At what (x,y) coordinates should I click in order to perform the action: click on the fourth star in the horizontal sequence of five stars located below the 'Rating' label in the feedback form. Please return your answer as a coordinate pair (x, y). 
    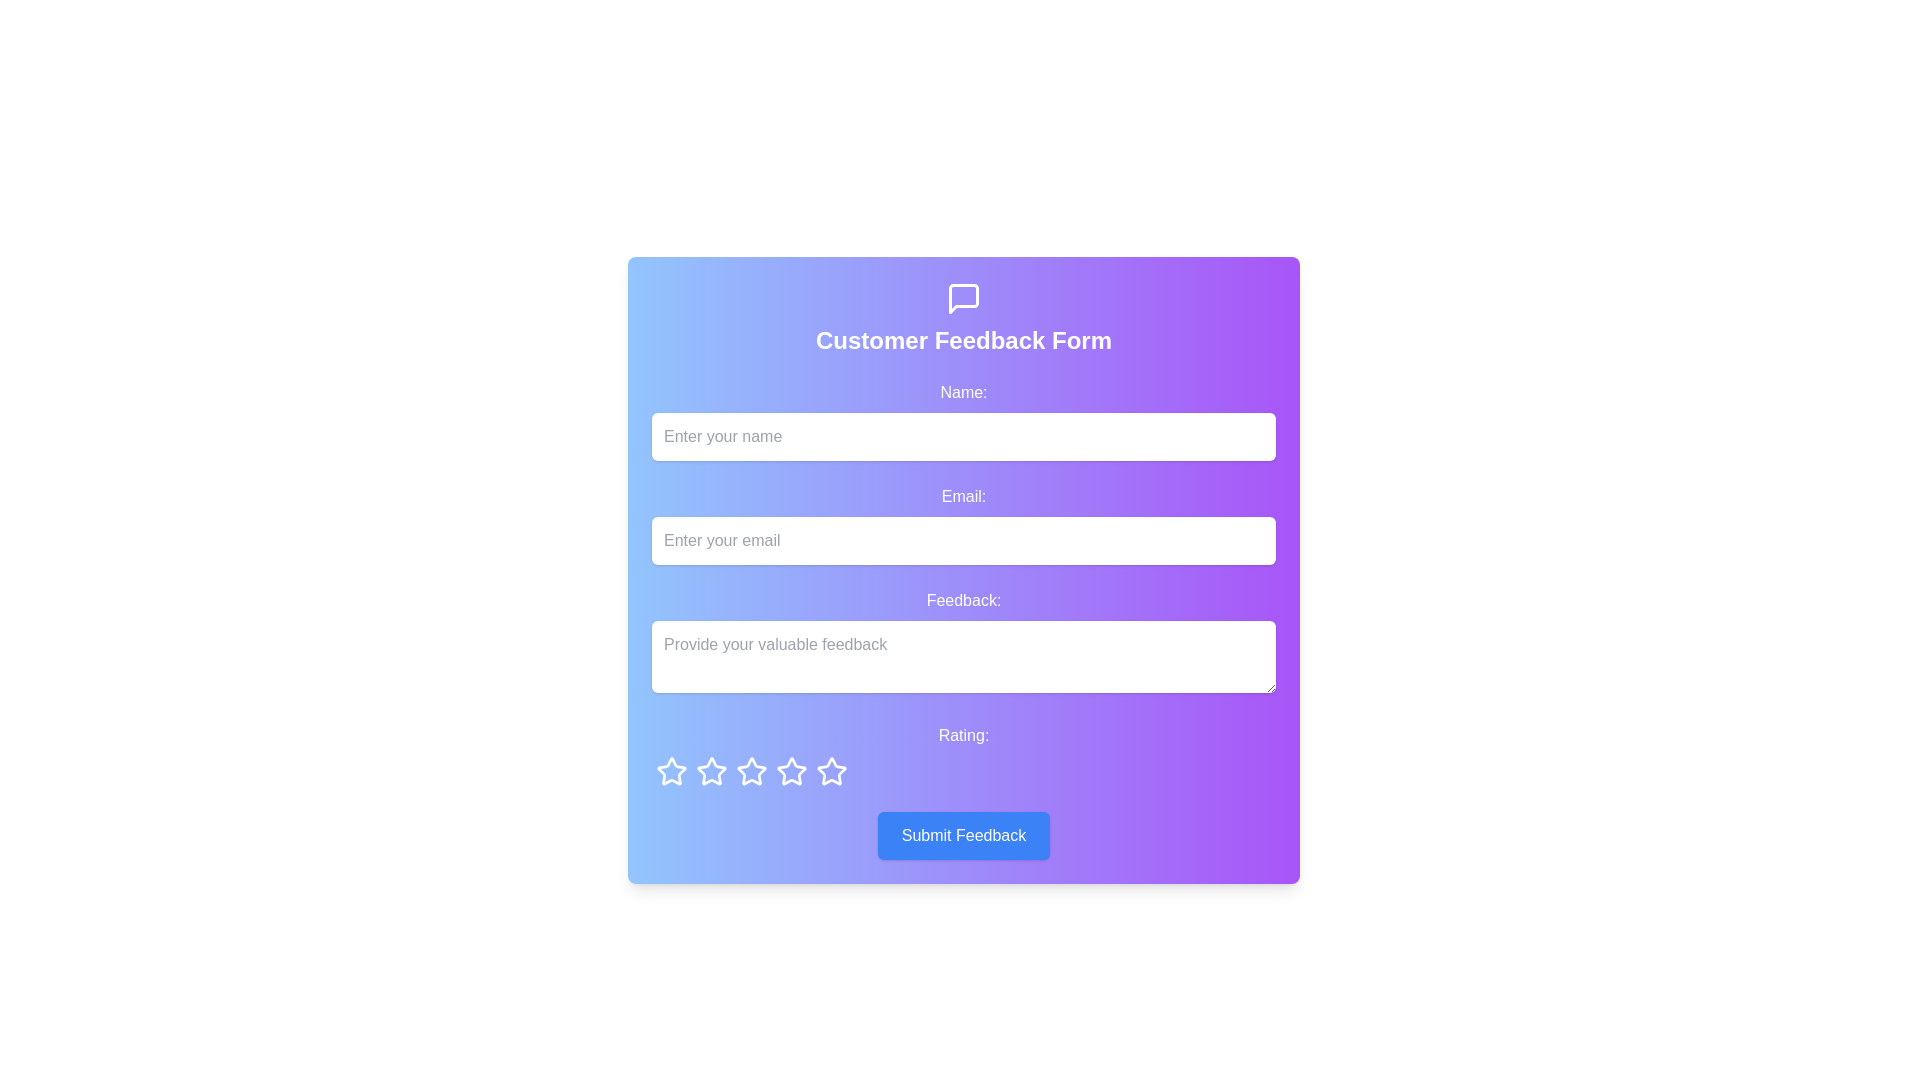
    Looking at the image, I should click on (831, 770).